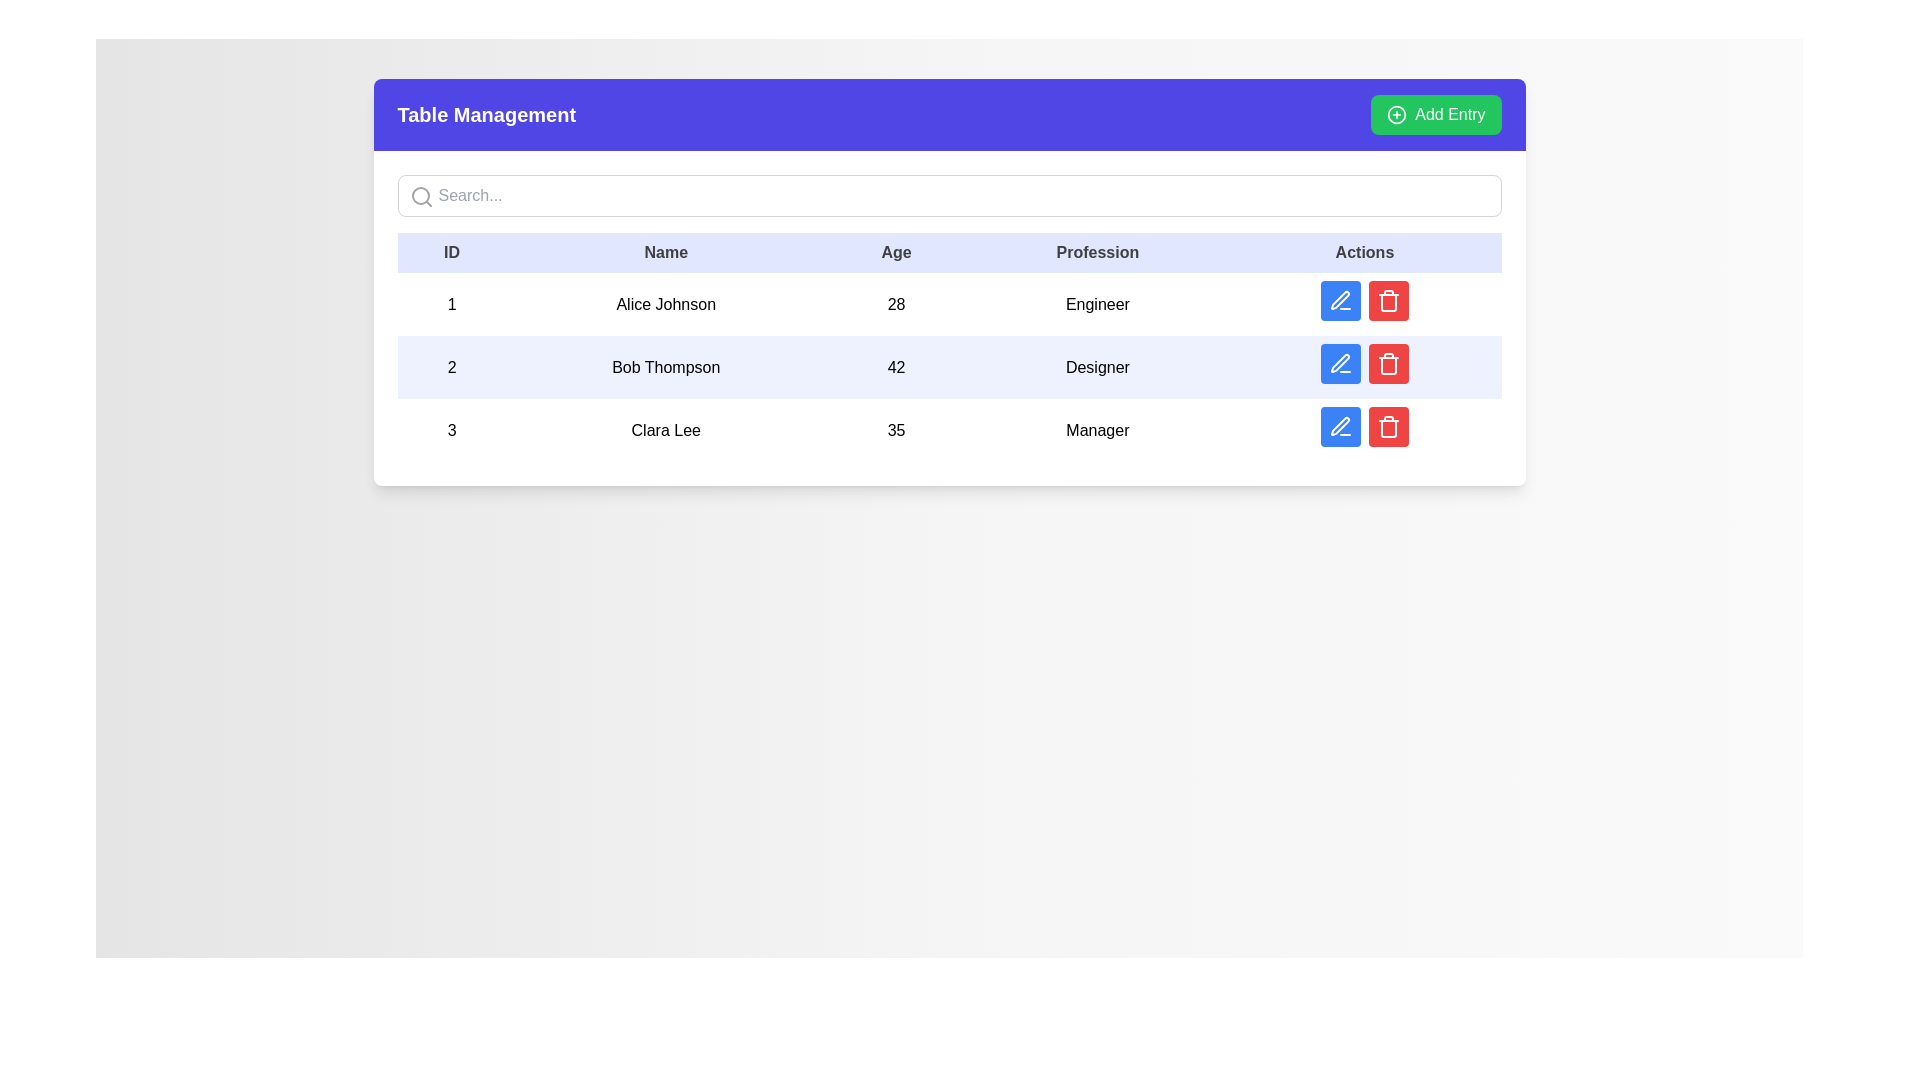 The width and height of the screenshot is (1920, 1080). Describe the element at coordinates (451, 429) in the screenshot. I see `the Text display field that indicates the identifier number in the third row of the table under the 'ID' column` at that location.